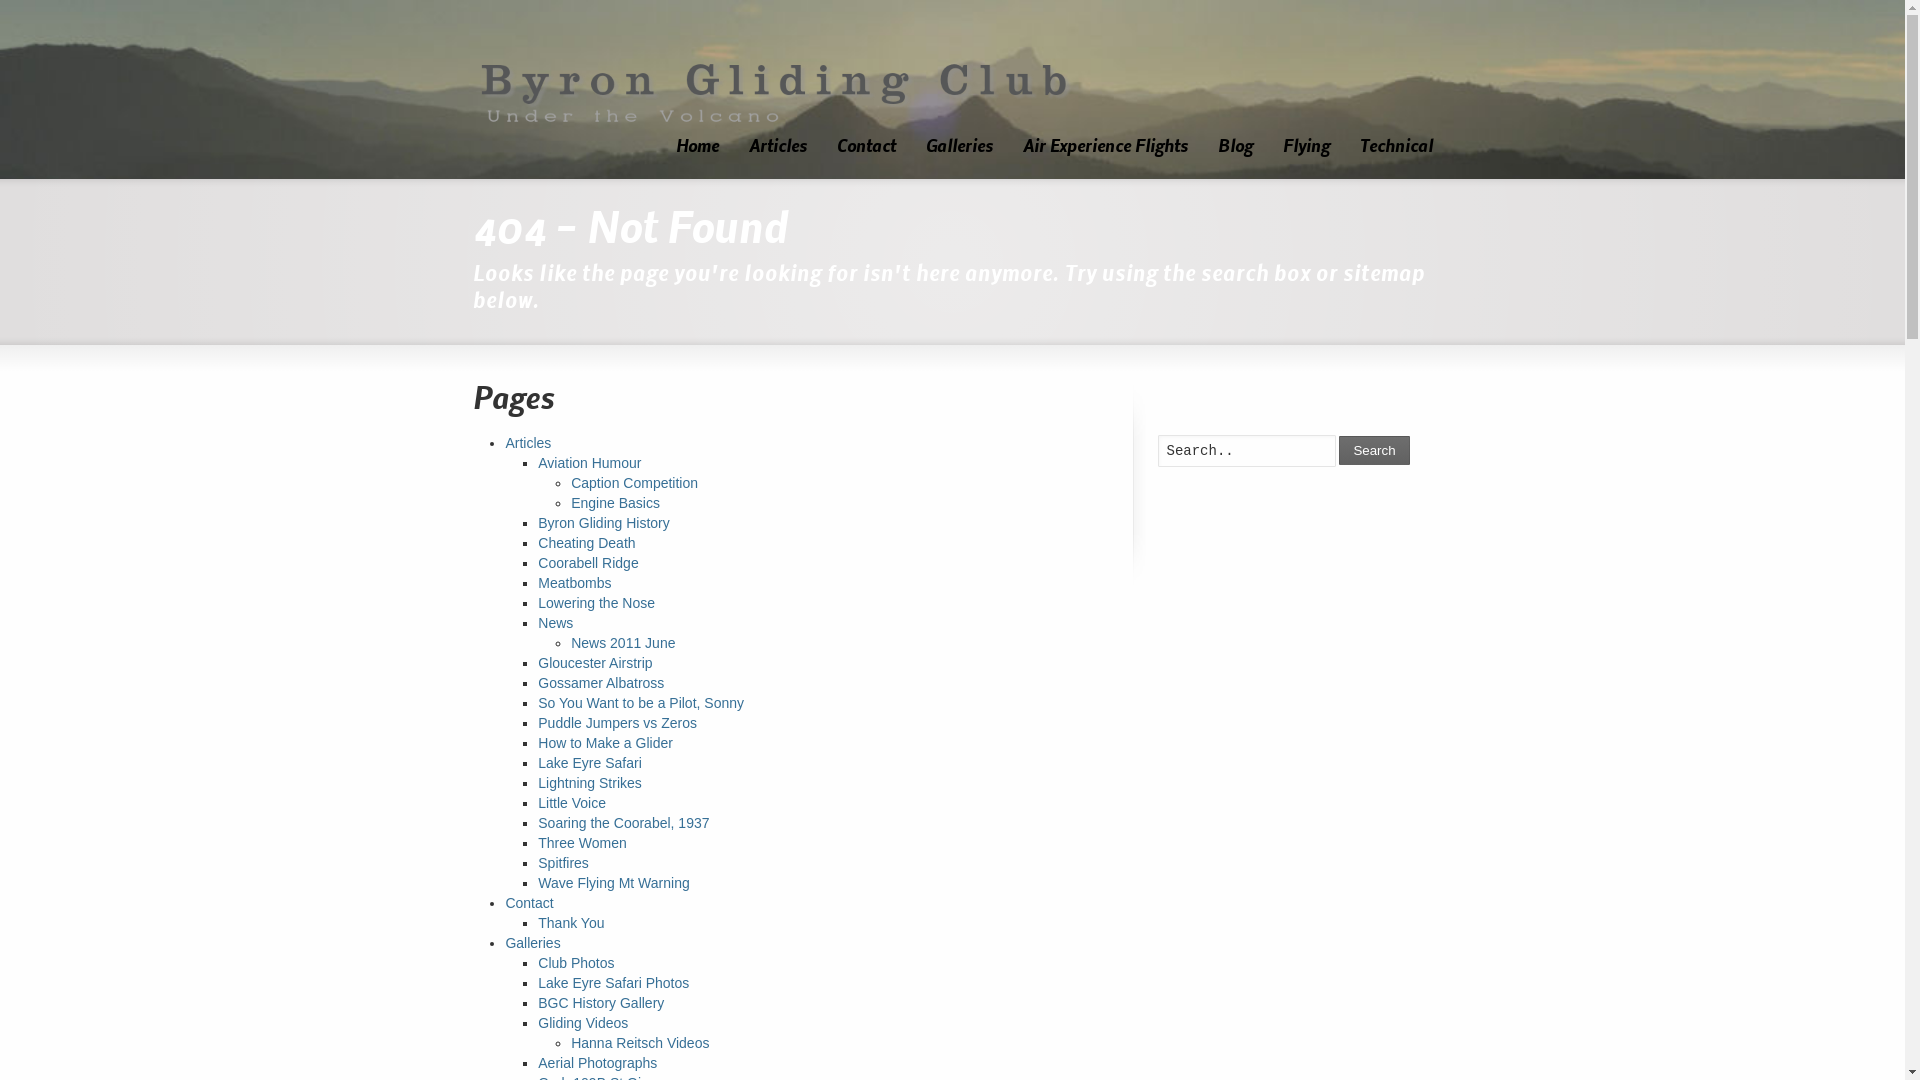 This screenshot has width=1920, height=1080. What do you see at coordinates (588, 462) in the screenshot?
I see `'Aviation Humour'` at bounding box center [588, 462].